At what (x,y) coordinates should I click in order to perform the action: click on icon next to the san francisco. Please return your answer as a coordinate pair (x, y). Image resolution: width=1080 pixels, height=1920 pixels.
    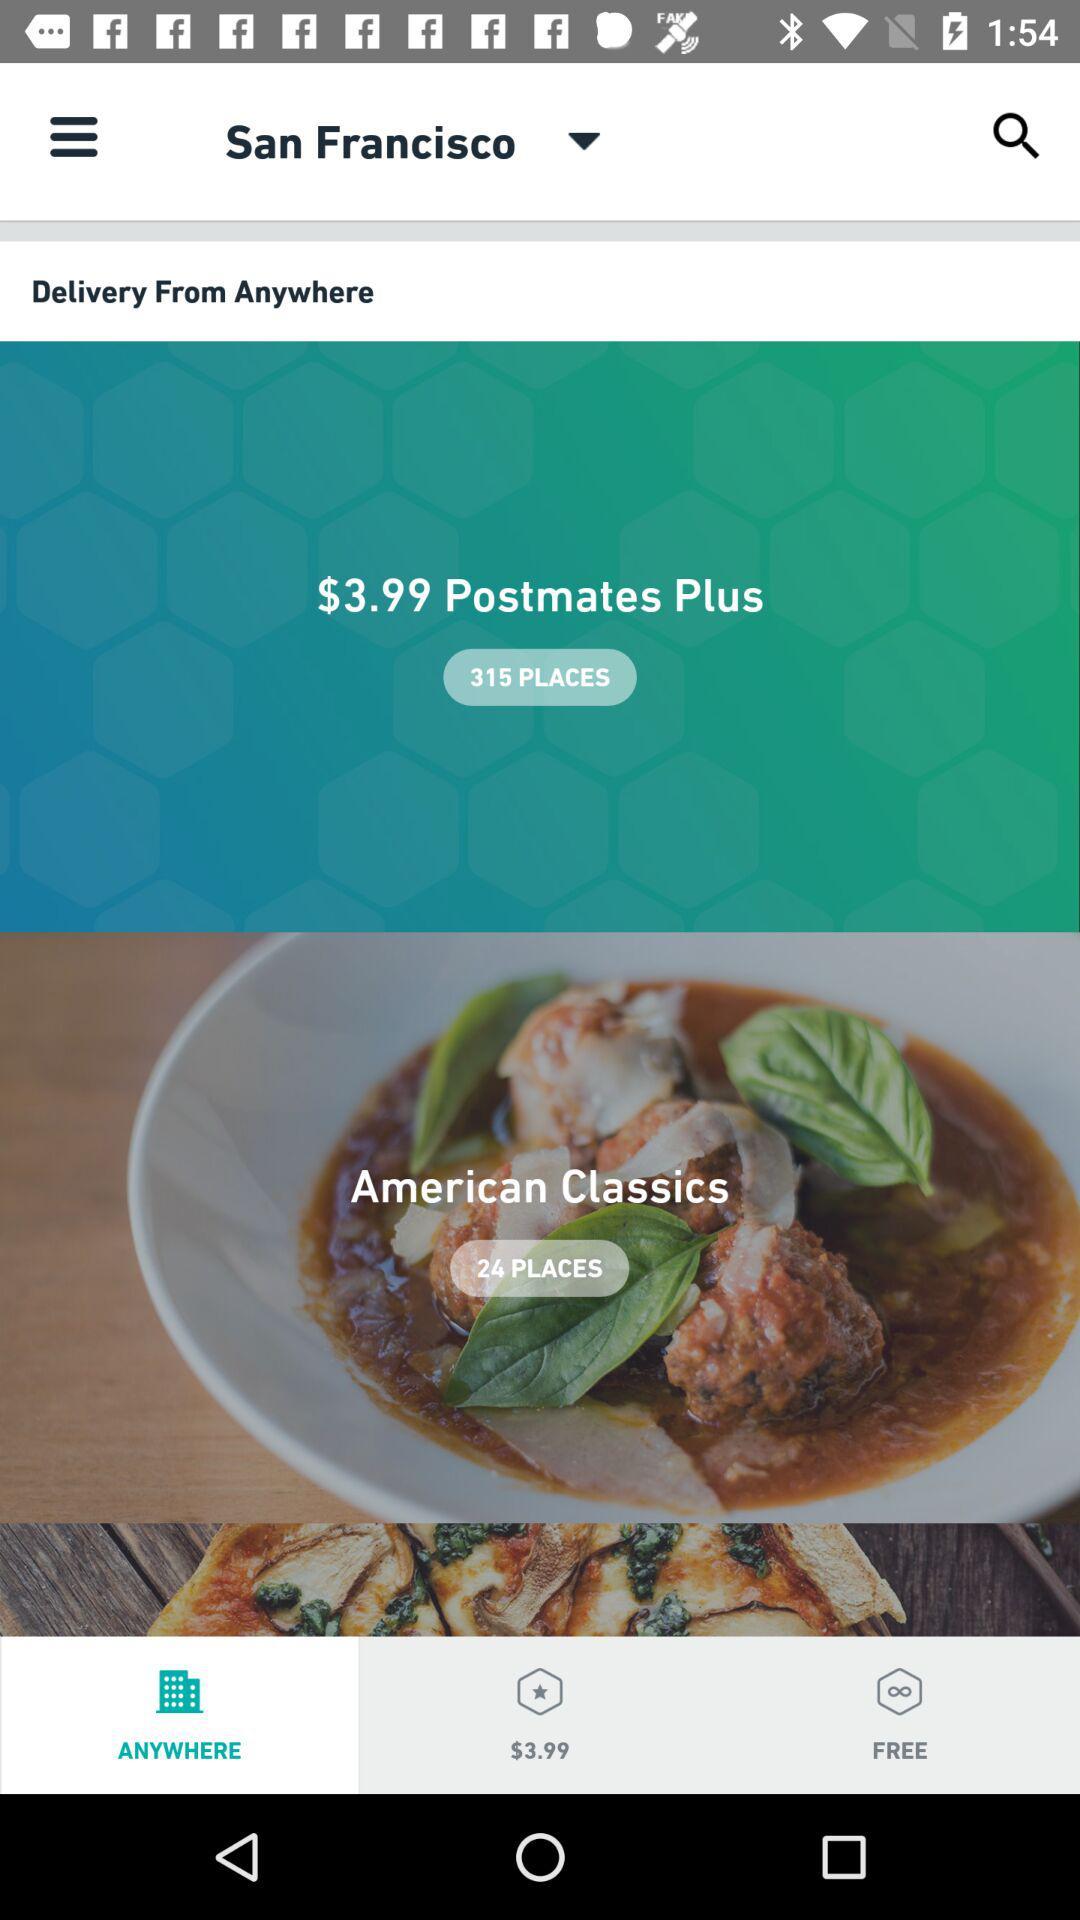
    Looking at the image, I should click on (72, 135).